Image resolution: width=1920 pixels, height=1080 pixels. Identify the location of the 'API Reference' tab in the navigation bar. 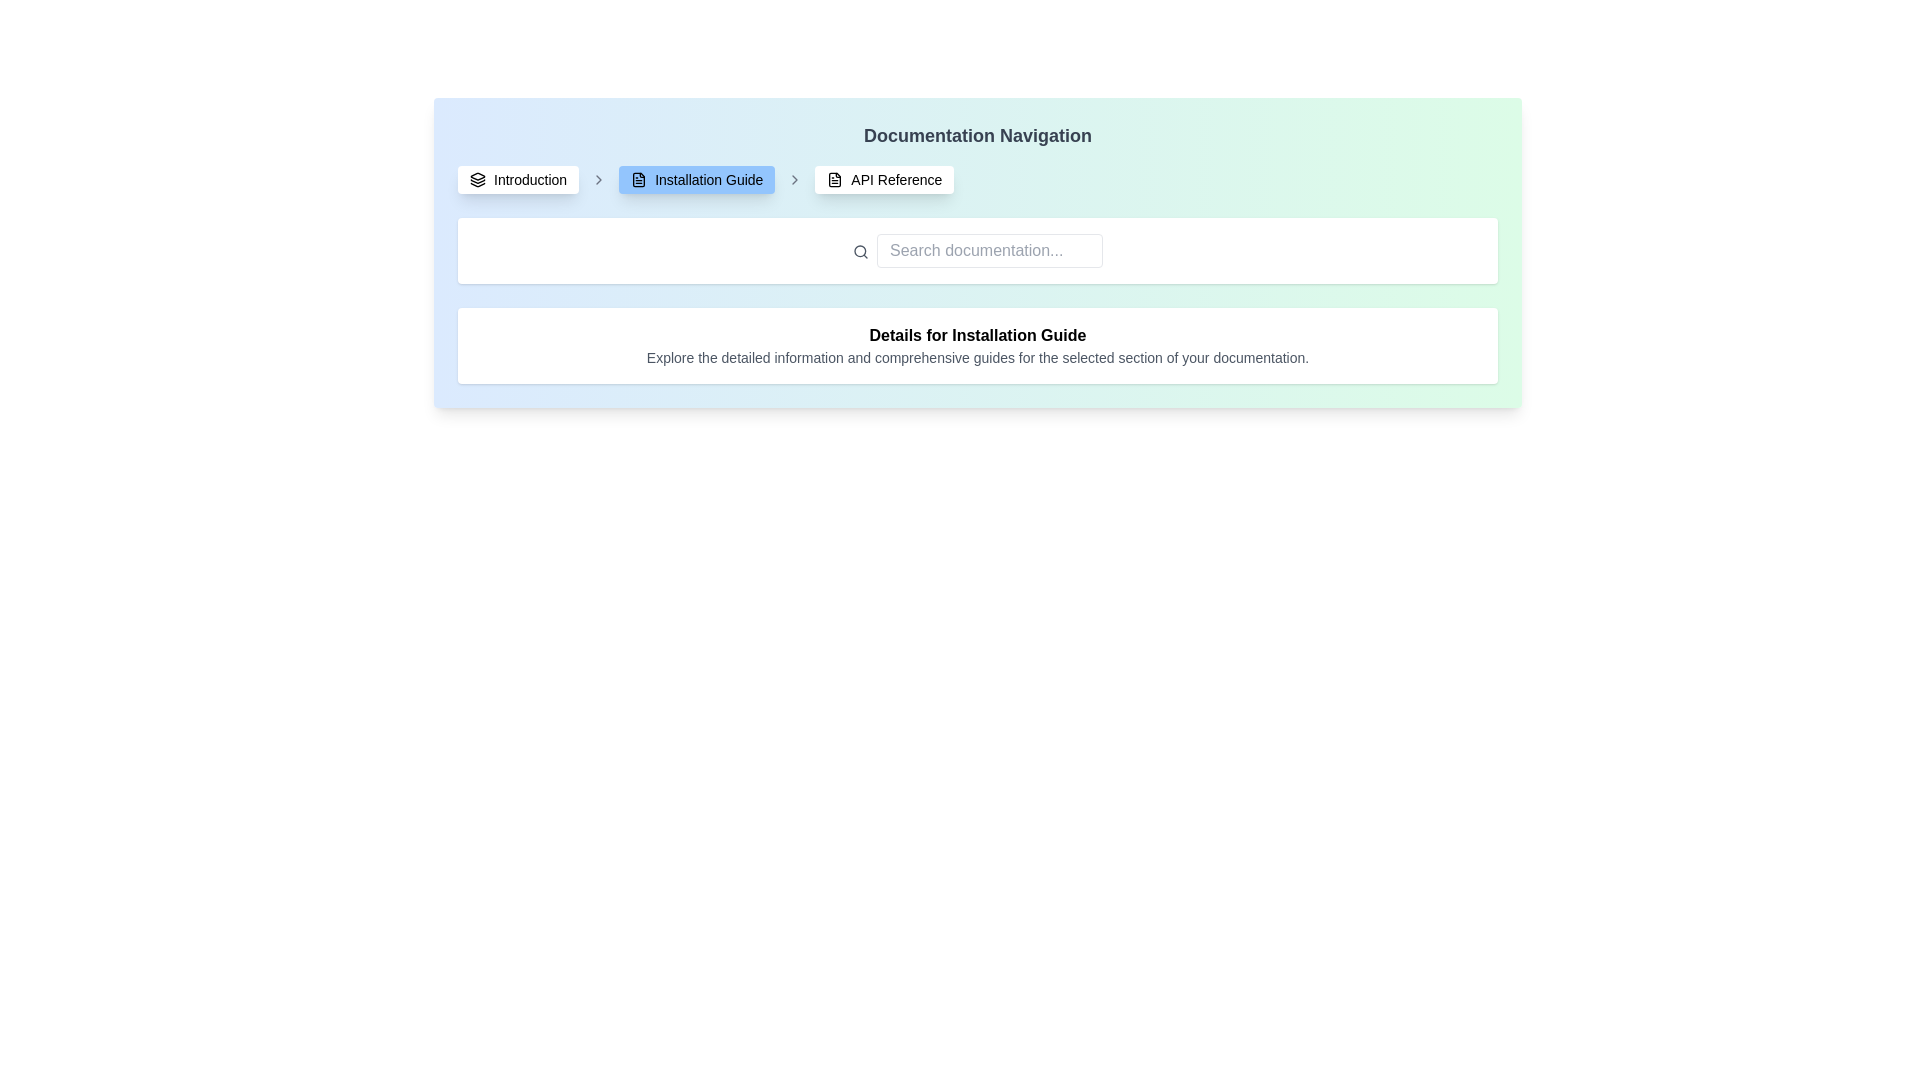
(883, 180).